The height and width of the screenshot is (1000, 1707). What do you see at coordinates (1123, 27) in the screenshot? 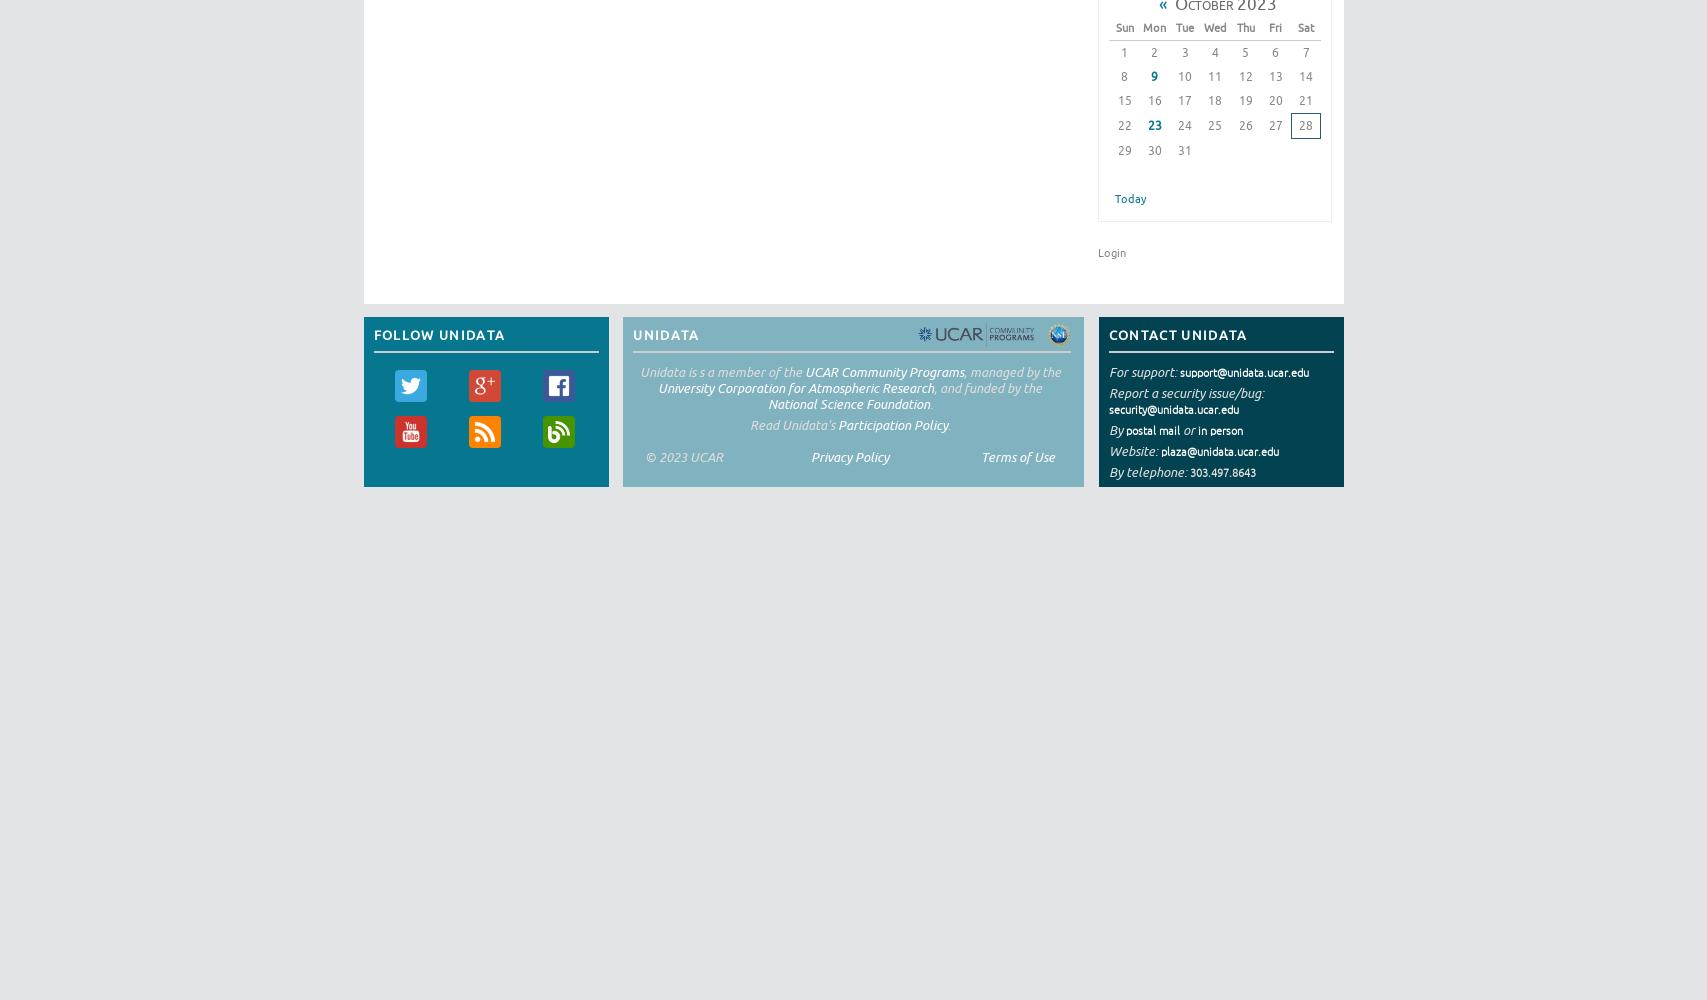
I see `'Sun'` at bounding box center [1123, 27].